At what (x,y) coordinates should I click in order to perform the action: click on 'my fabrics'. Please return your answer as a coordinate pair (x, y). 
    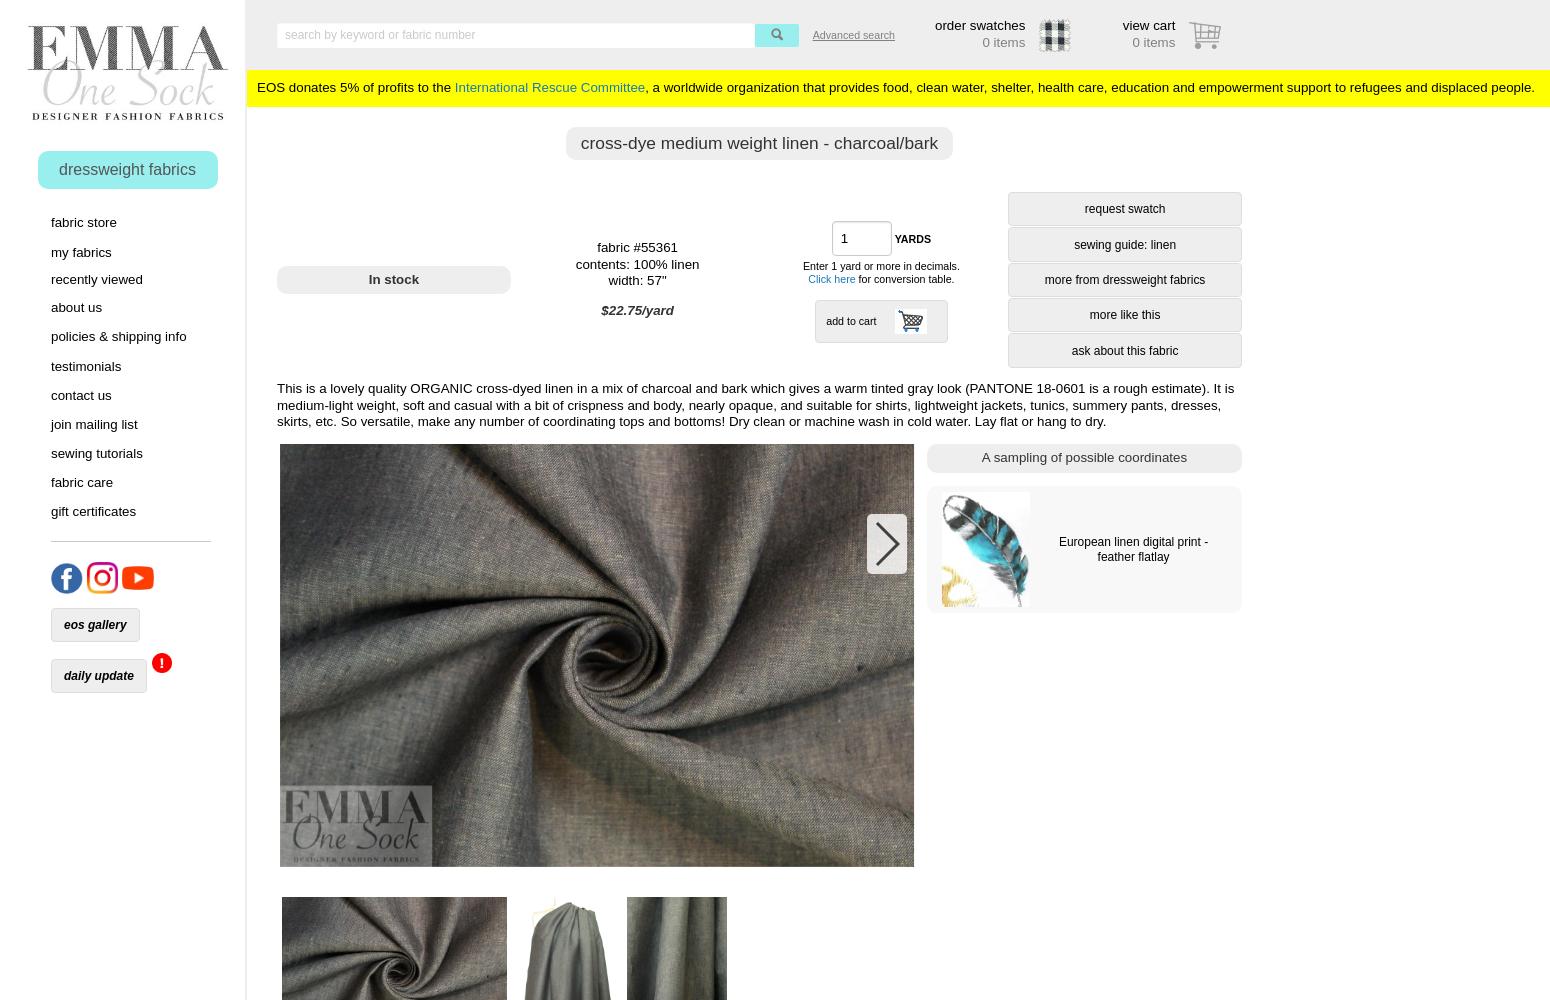
    Looking at the image, I should click on (81, 251).